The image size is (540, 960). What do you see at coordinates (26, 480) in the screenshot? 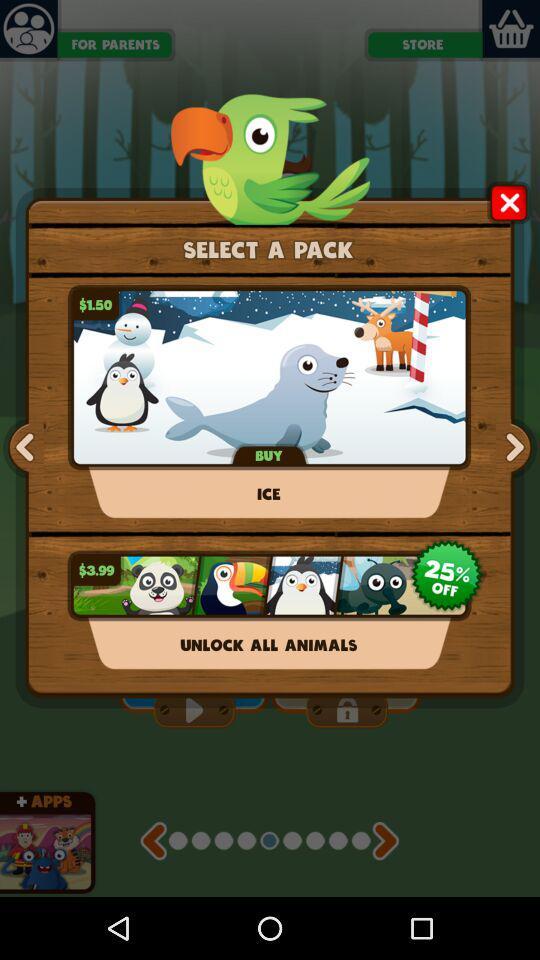
I see `the arrow_backward icon` at bounding box center [26, 480].